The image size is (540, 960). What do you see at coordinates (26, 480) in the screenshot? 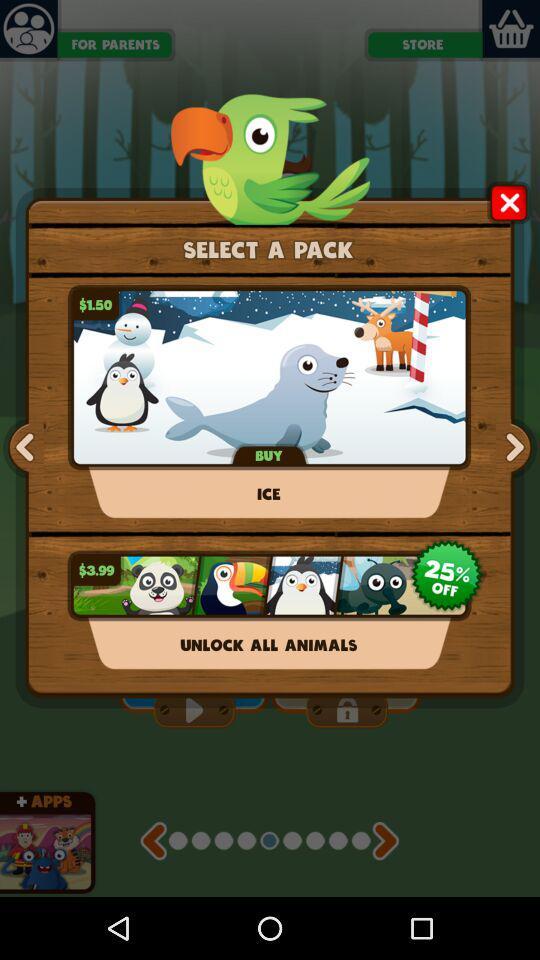
I see `the arrow_backward icon` at bounding box center [26, 480].